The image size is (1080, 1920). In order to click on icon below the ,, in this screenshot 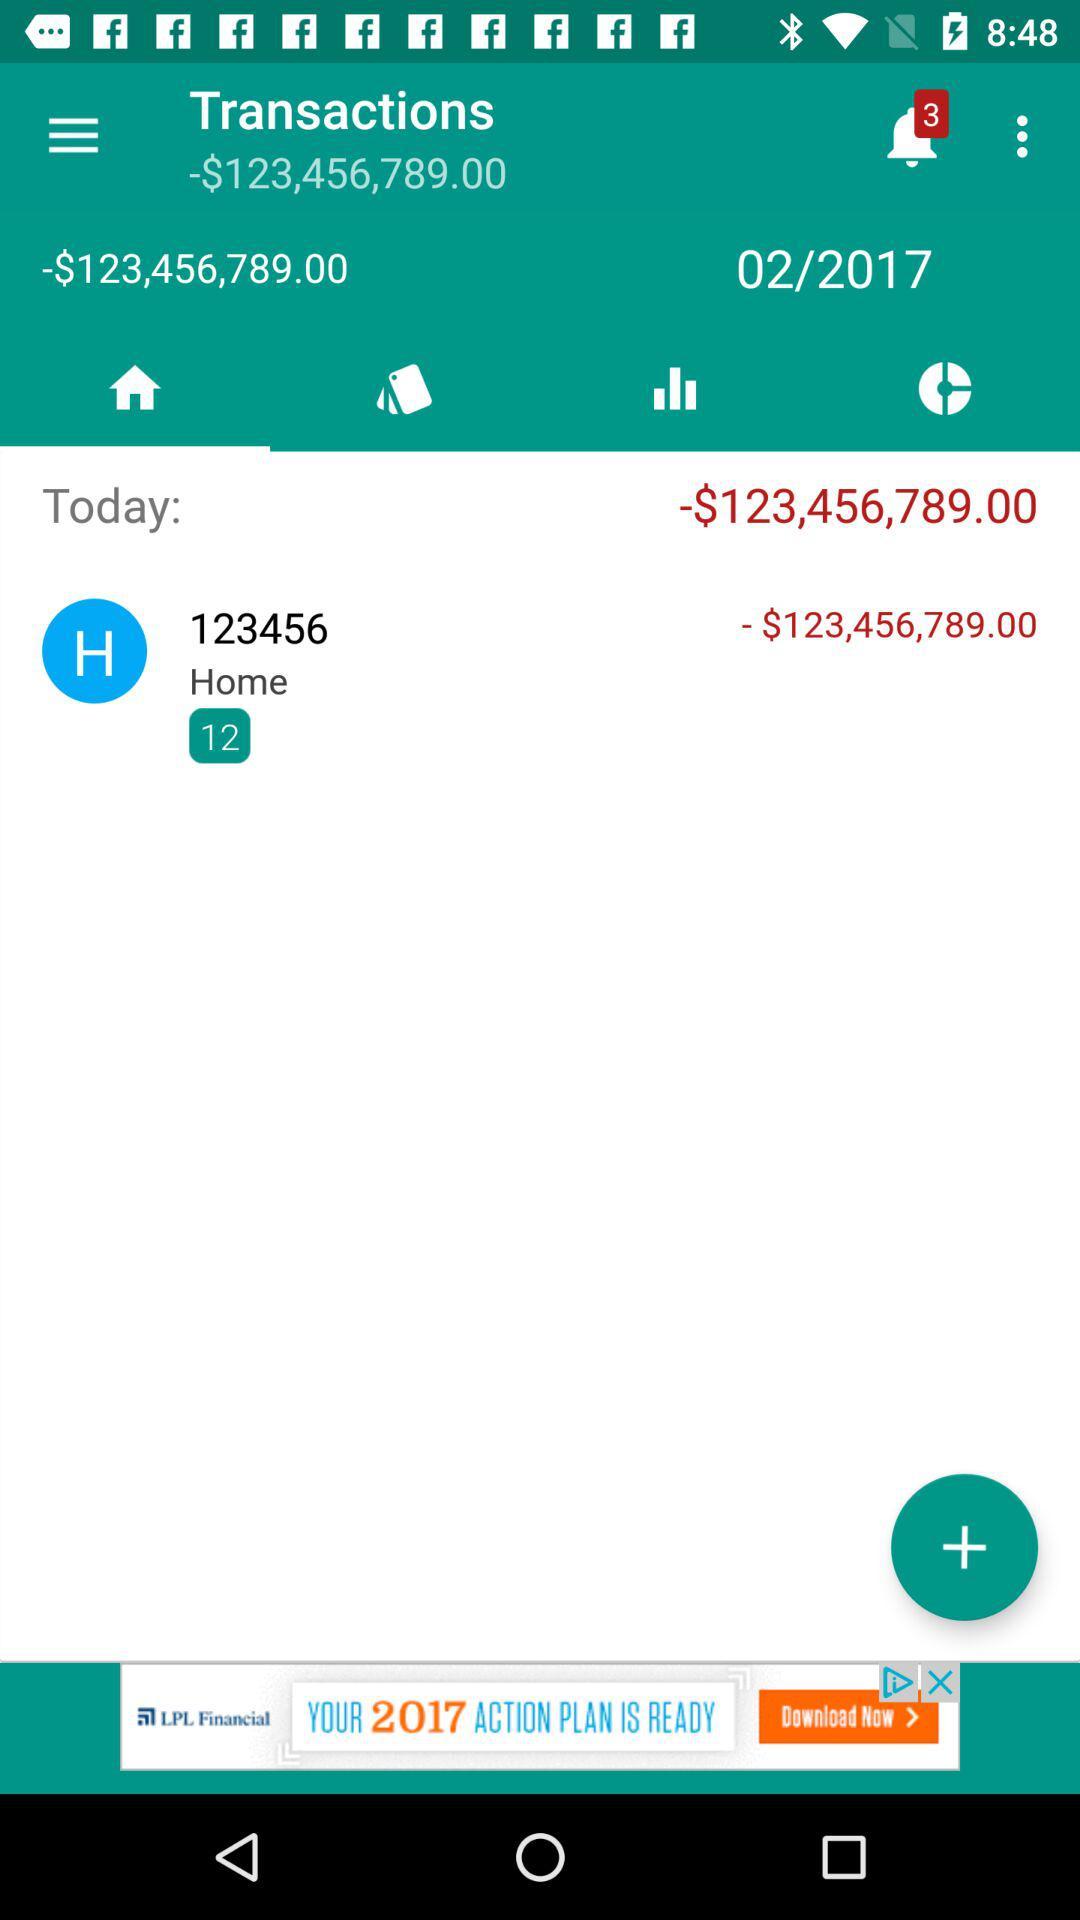, I will do `click(963, 1546)`.